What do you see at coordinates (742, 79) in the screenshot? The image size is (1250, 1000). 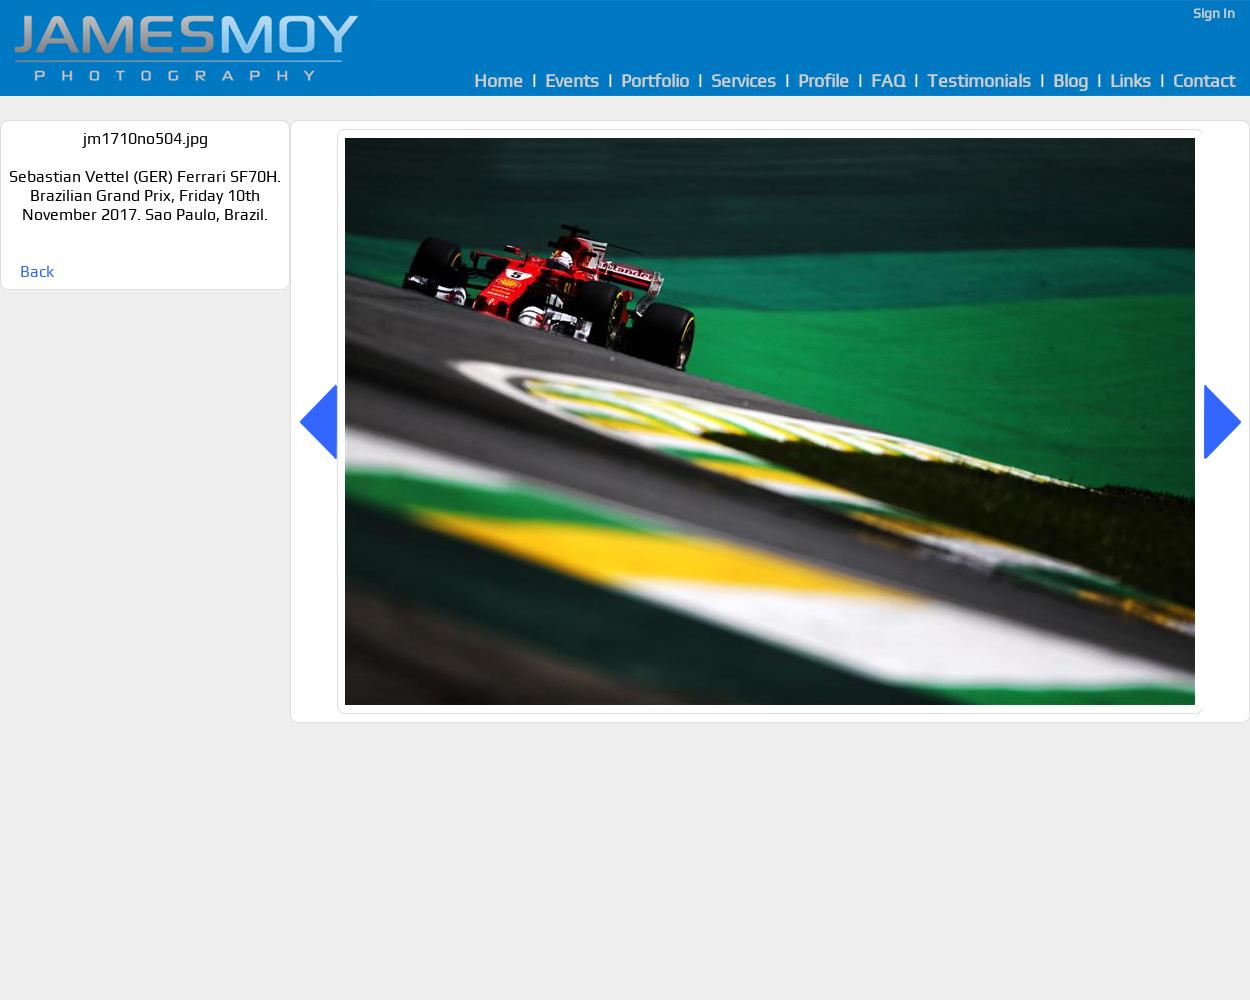 I see `'Services'` at bounding box center [742, 79].